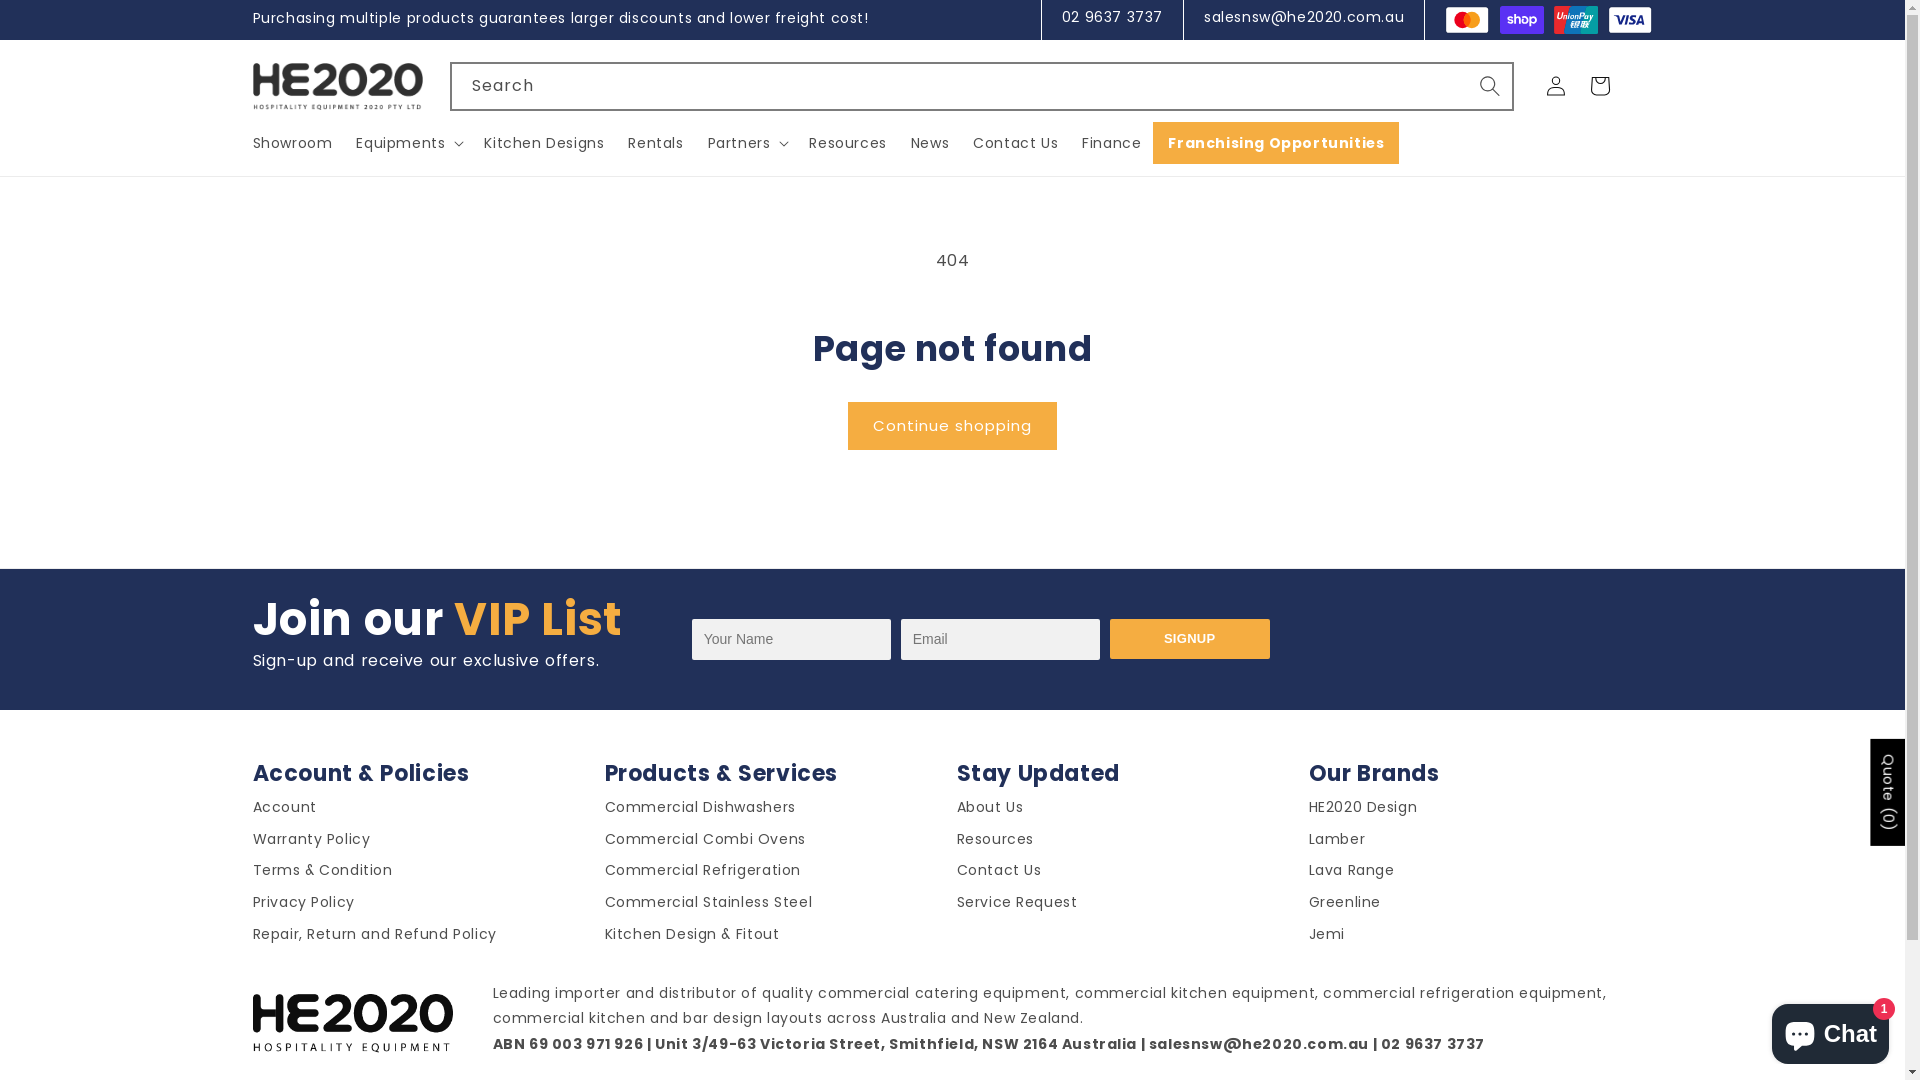  What do you see at coordinates (1554, 84) in the screenshot?
I see `'Log in'` at bounding box center [1554, 84].